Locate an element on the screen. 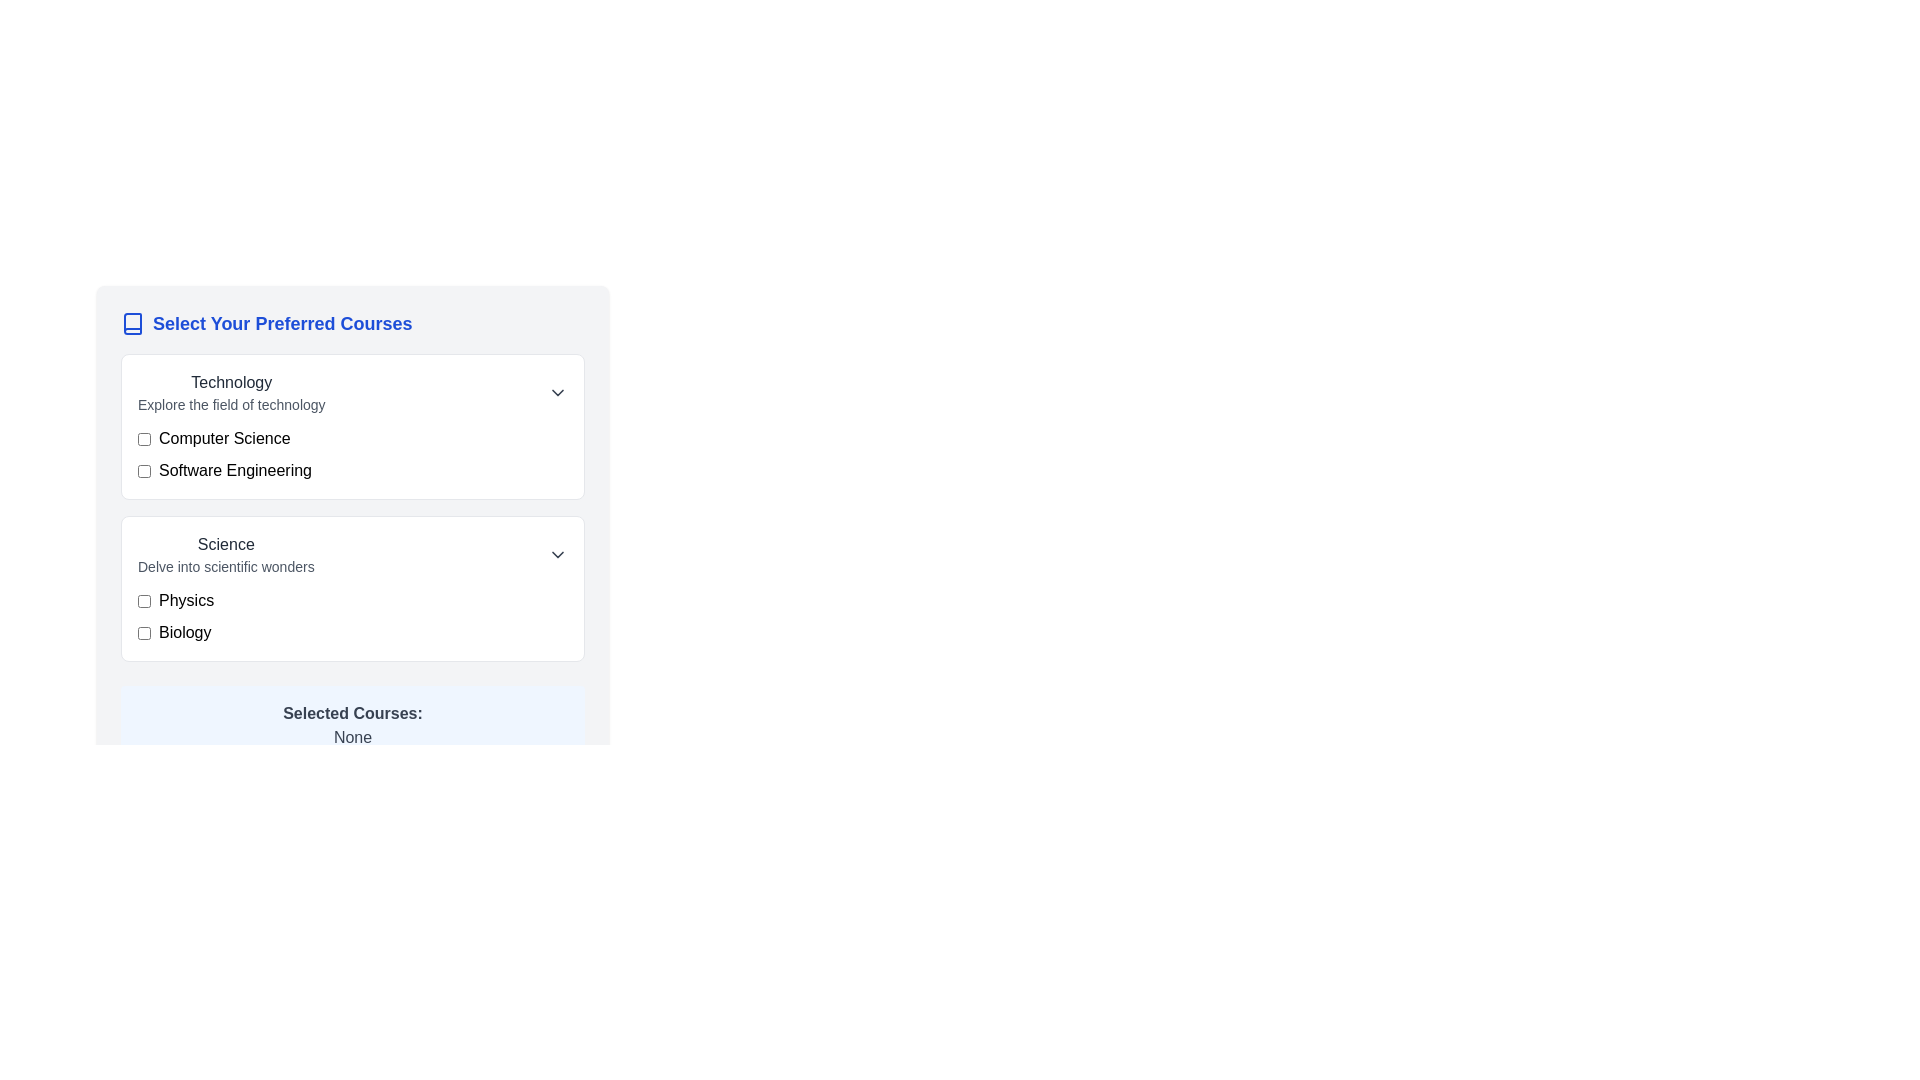 The image size is (1920, 1080). the book icon located at the top-left corner of the form module, aligned to the left of the heading text 'Select Your Preferred Courses' is located at coordinates (132, 323).